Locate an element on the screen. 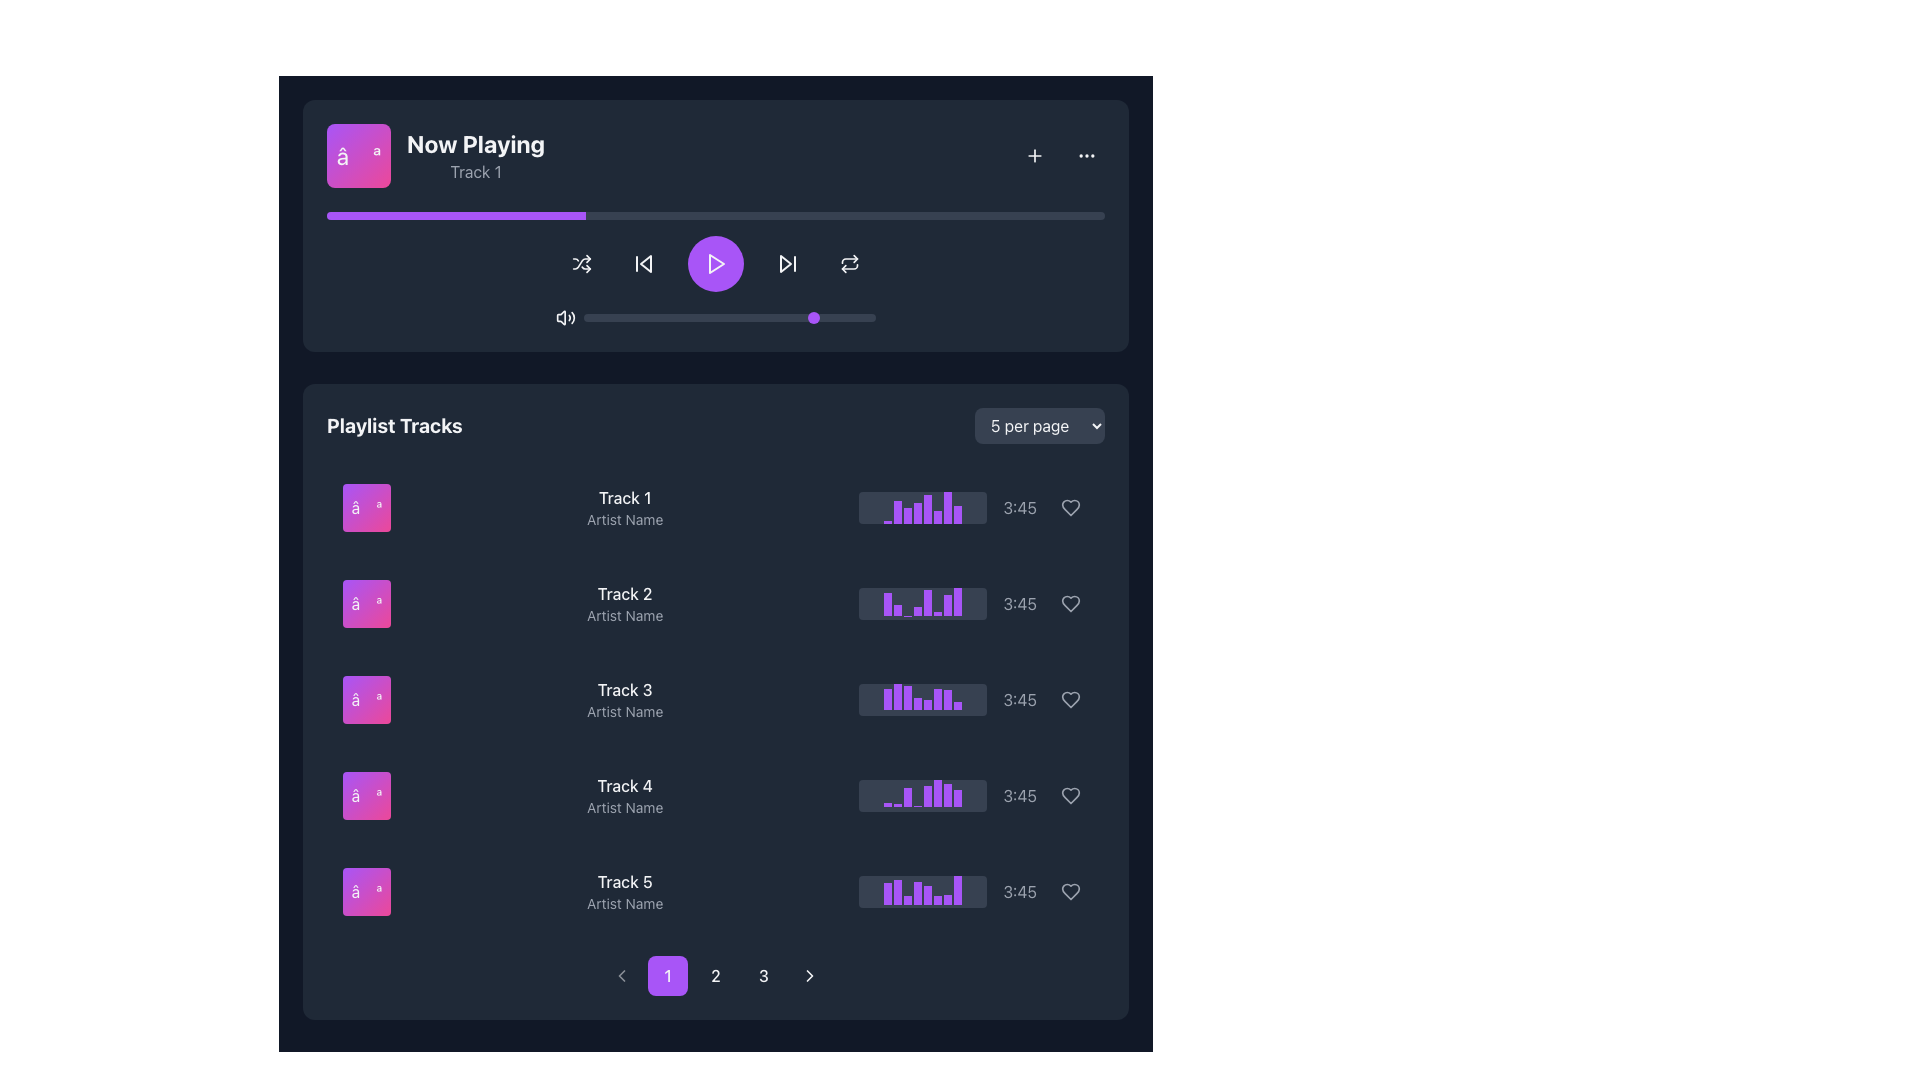 The image size is (1920, 1080). the text label displaying '3:45' in light gray color, located beside a bar graph visualization and a heart icon, corresponding to 'Track 3' in the playlist is located at coordinates (1020, 698).